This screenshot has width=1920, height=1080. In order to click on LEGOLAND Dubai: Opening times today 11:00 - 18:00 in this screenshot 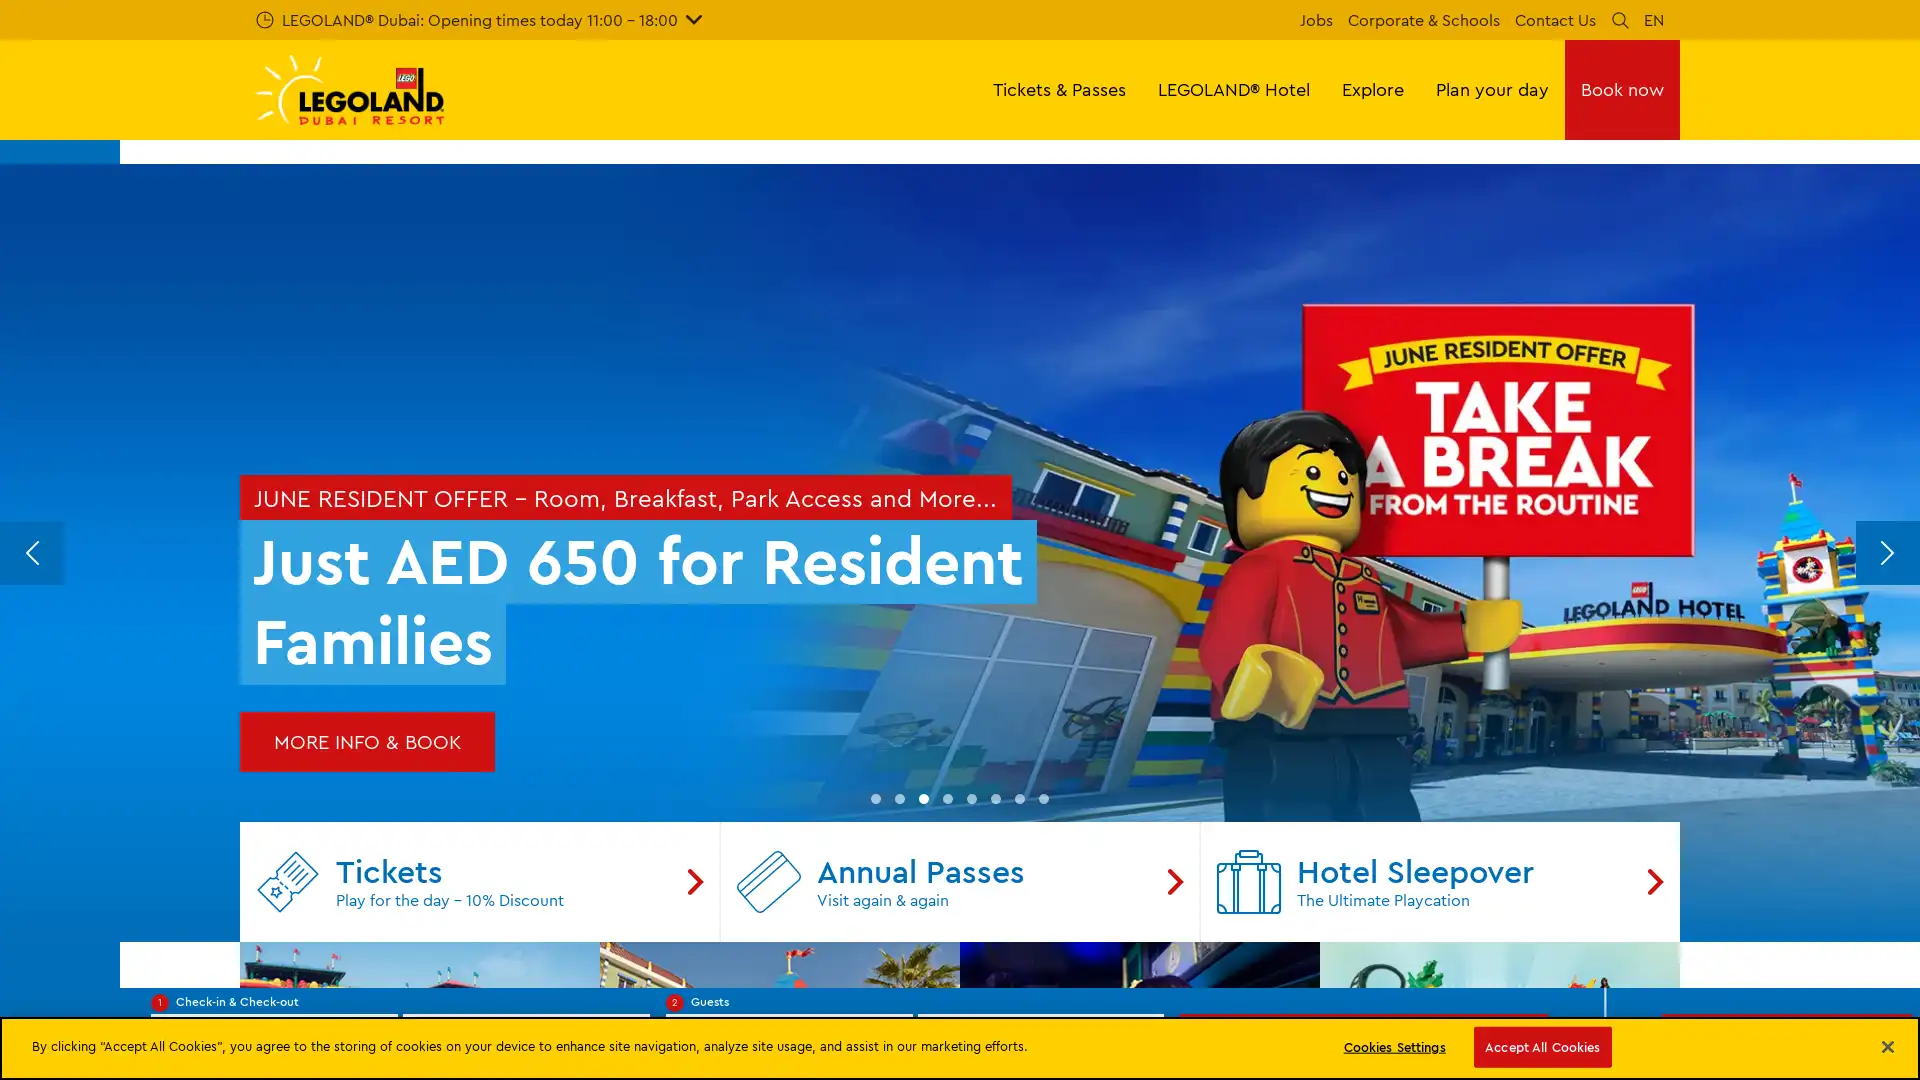, I will do `click(478, 19)`.